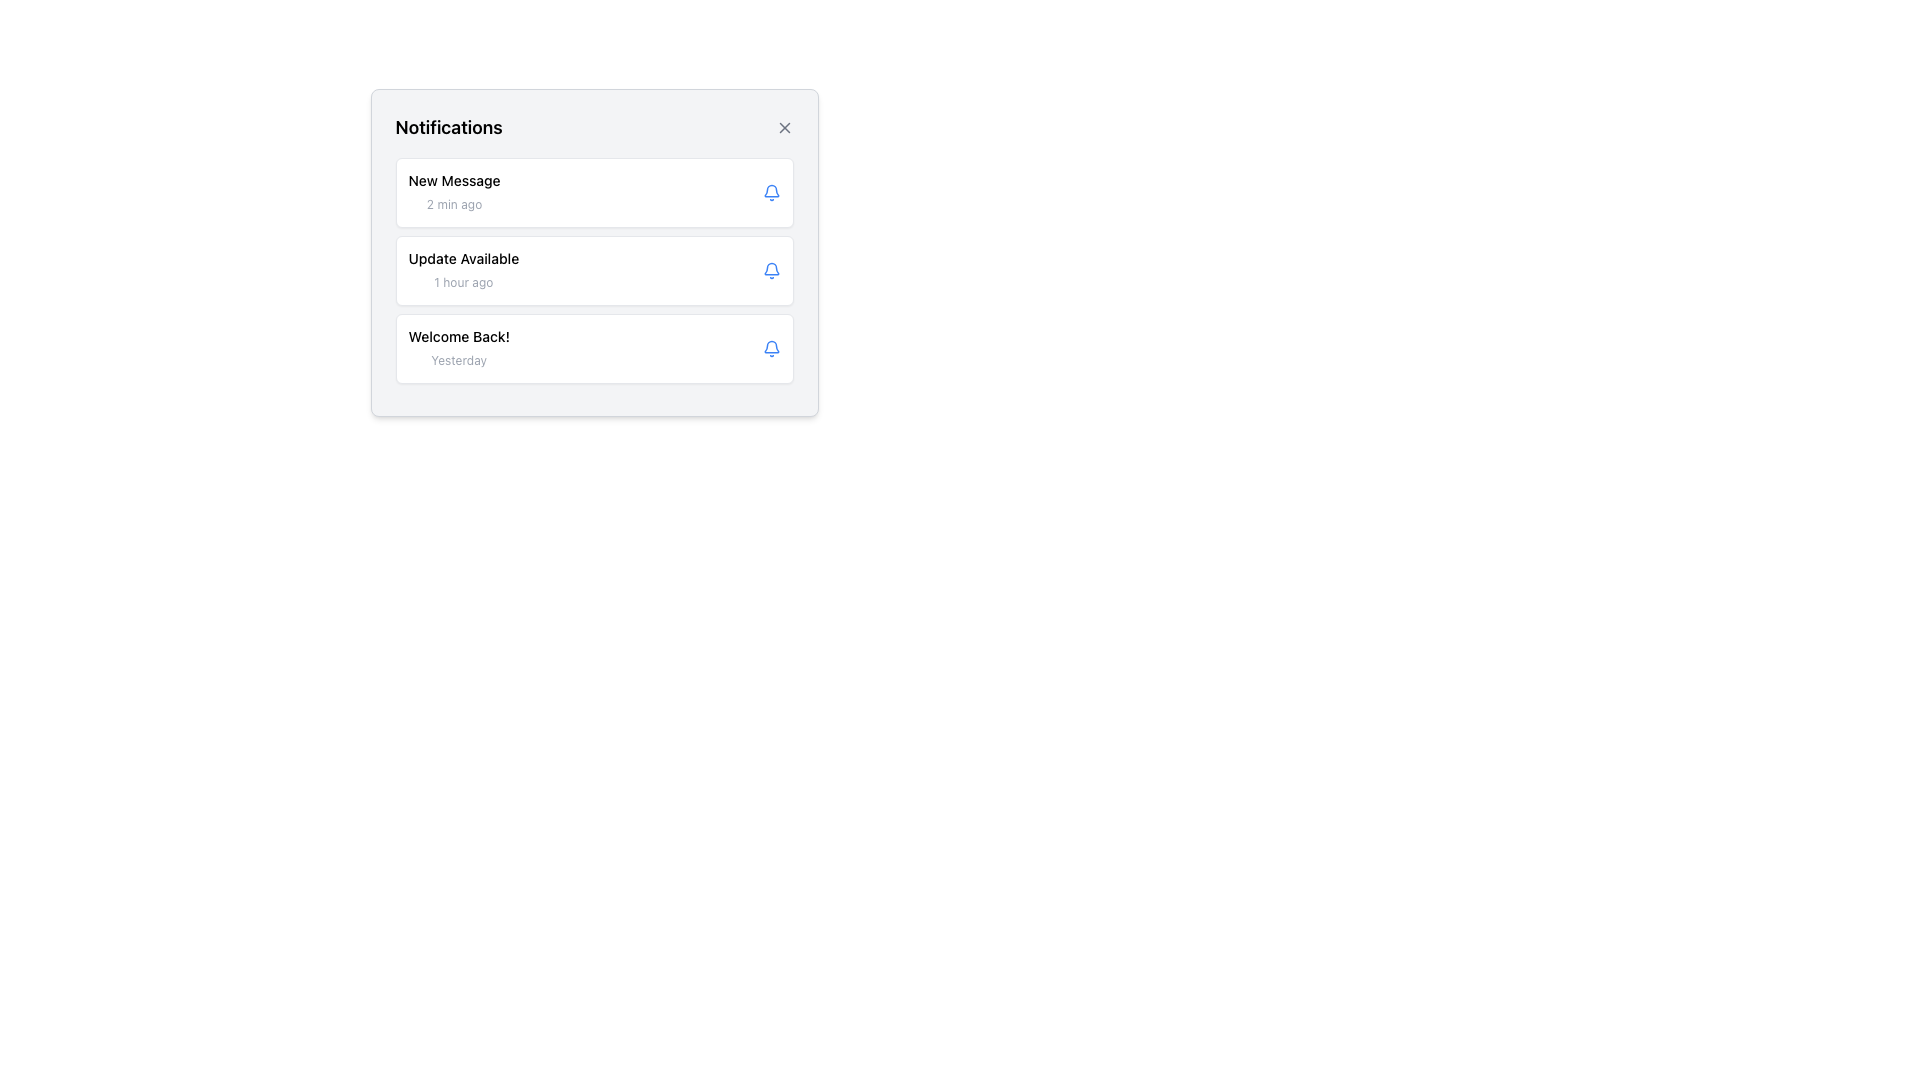 Image resolution: width=1920 pixels, height=1080 pixels. Describe the element at coordinates (453, 181) in the screenshot. I see `the 'New Message' text located at the top of the notification card, which is styled in bold and is the first text entry above the timestamp '2 min ago'` at that location.